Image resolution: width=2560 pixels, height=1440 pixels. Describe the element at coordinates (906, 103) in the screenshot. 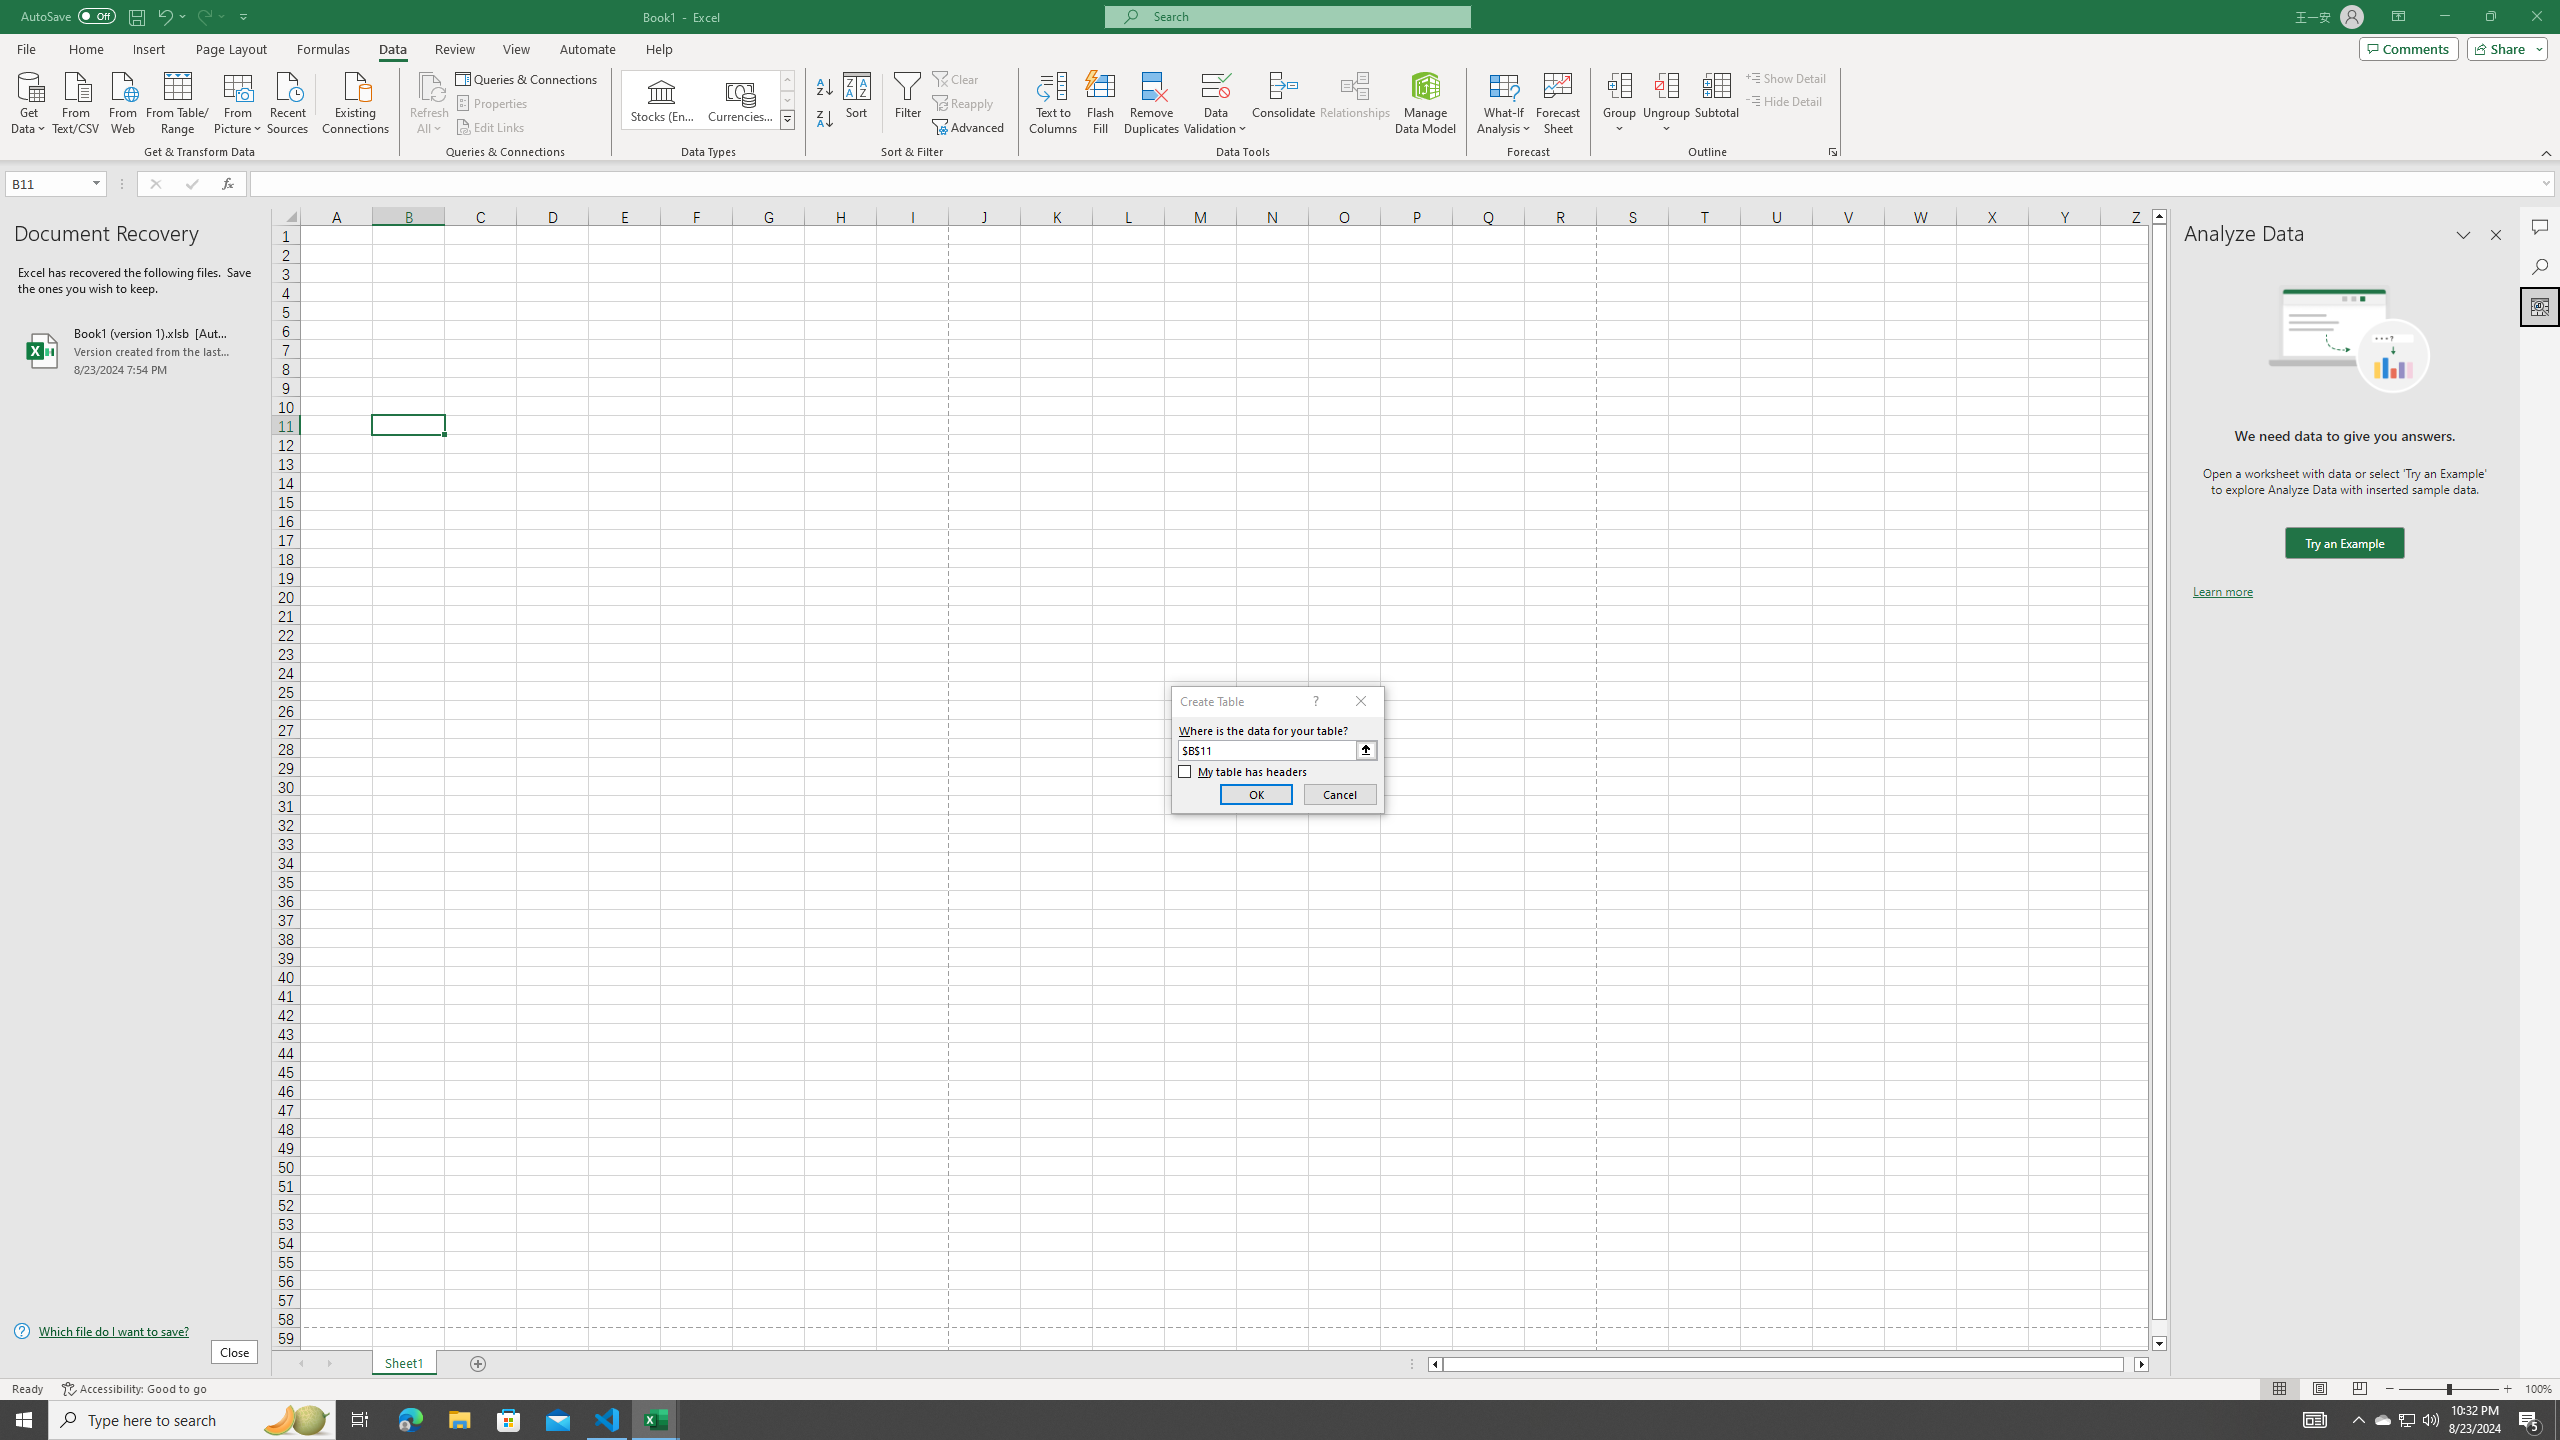

I see `'Filter'` at that location.